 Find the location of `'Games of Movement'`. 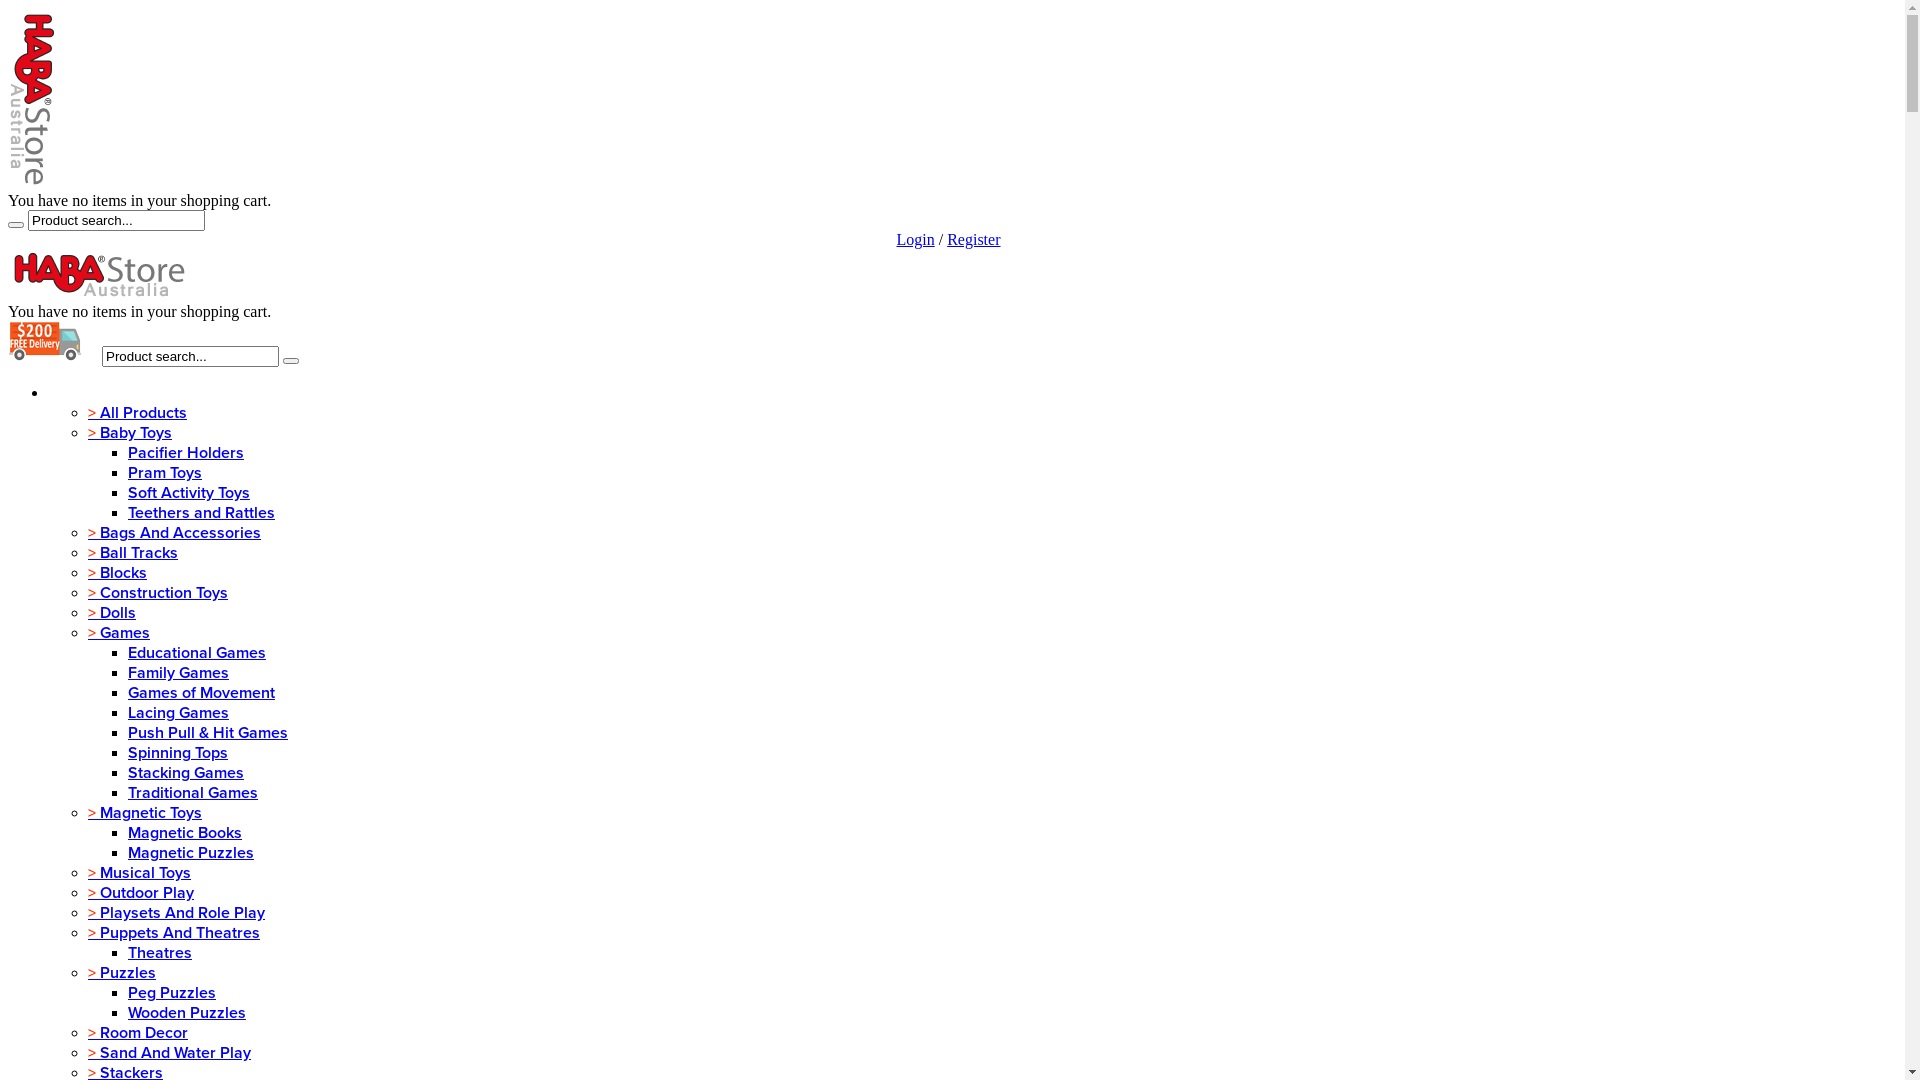

'Games of Movement' is located at coordinates (201, 692).